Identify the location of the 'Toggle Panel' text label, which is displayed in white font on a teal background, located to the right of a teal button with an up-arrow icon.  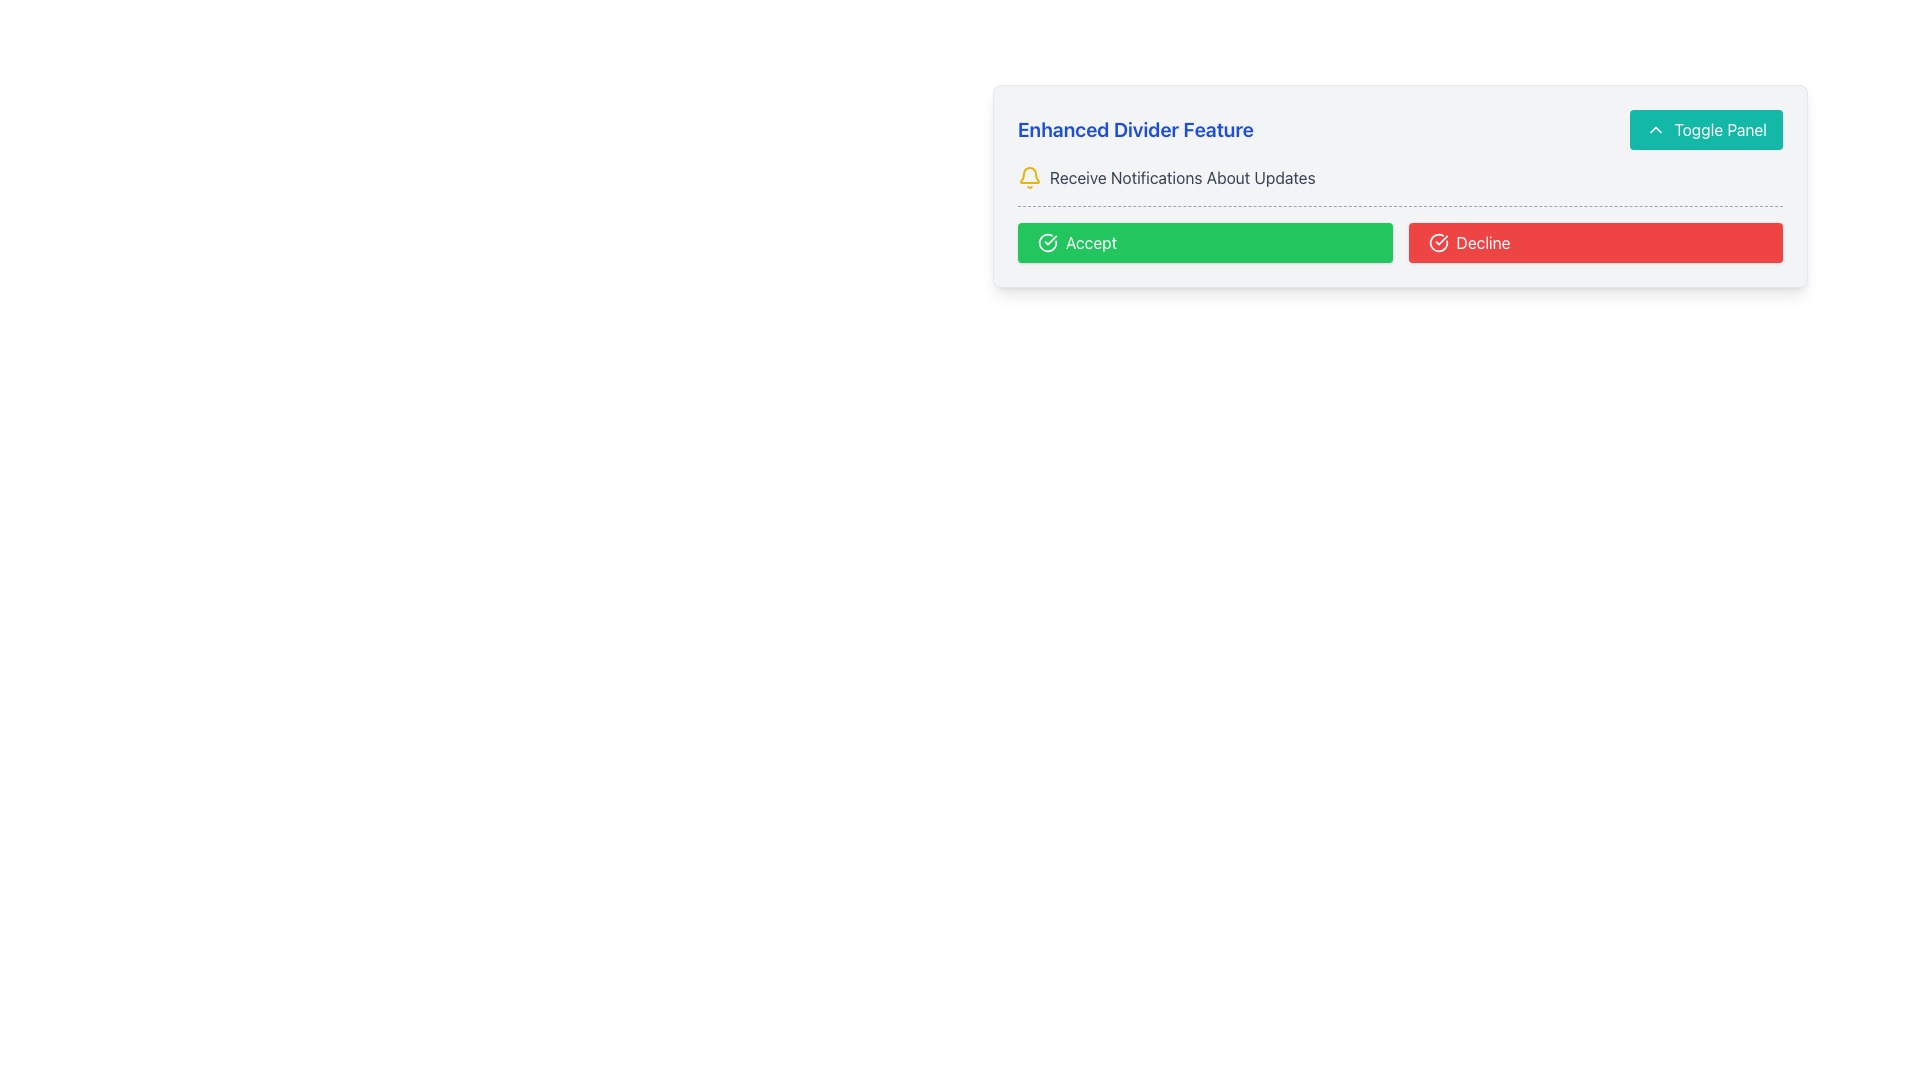
(1719, 130).